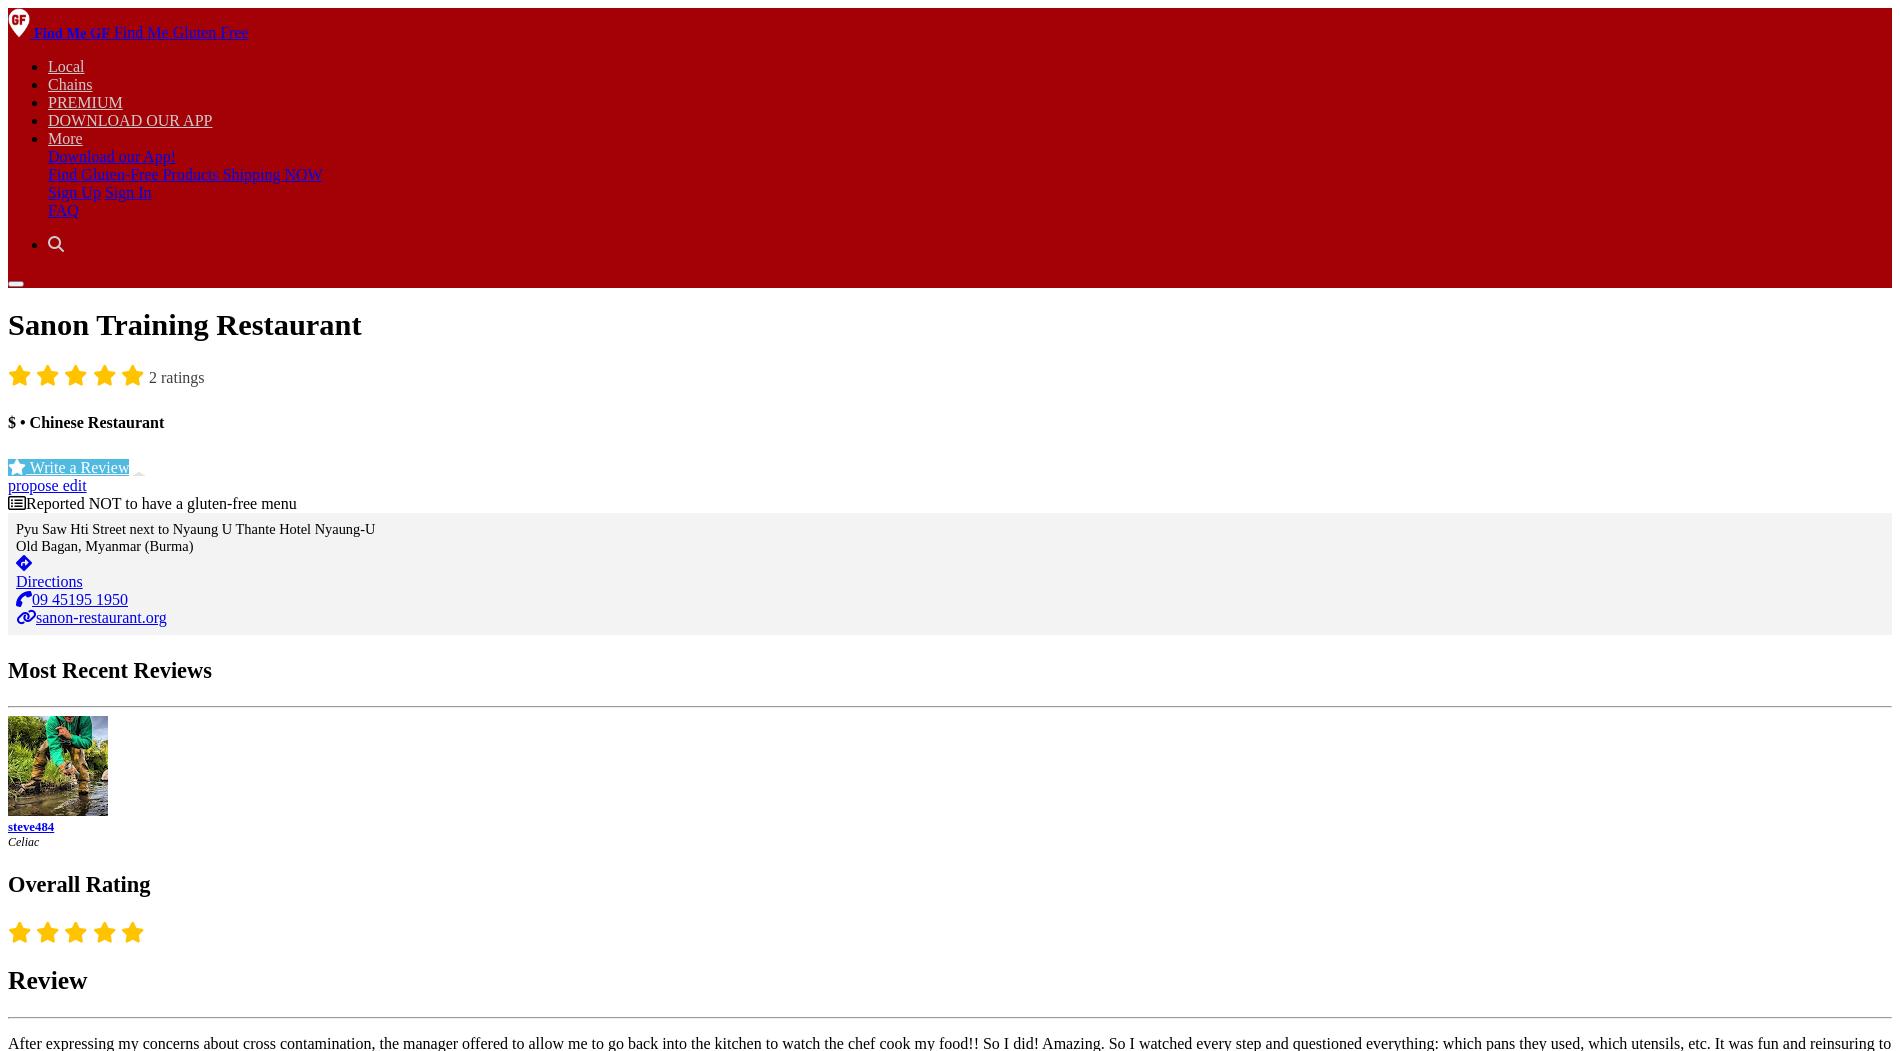  Describe the element at coordinates (101, 616) in the screenshot. I see `'sanon-restaurant.org'` at that location.